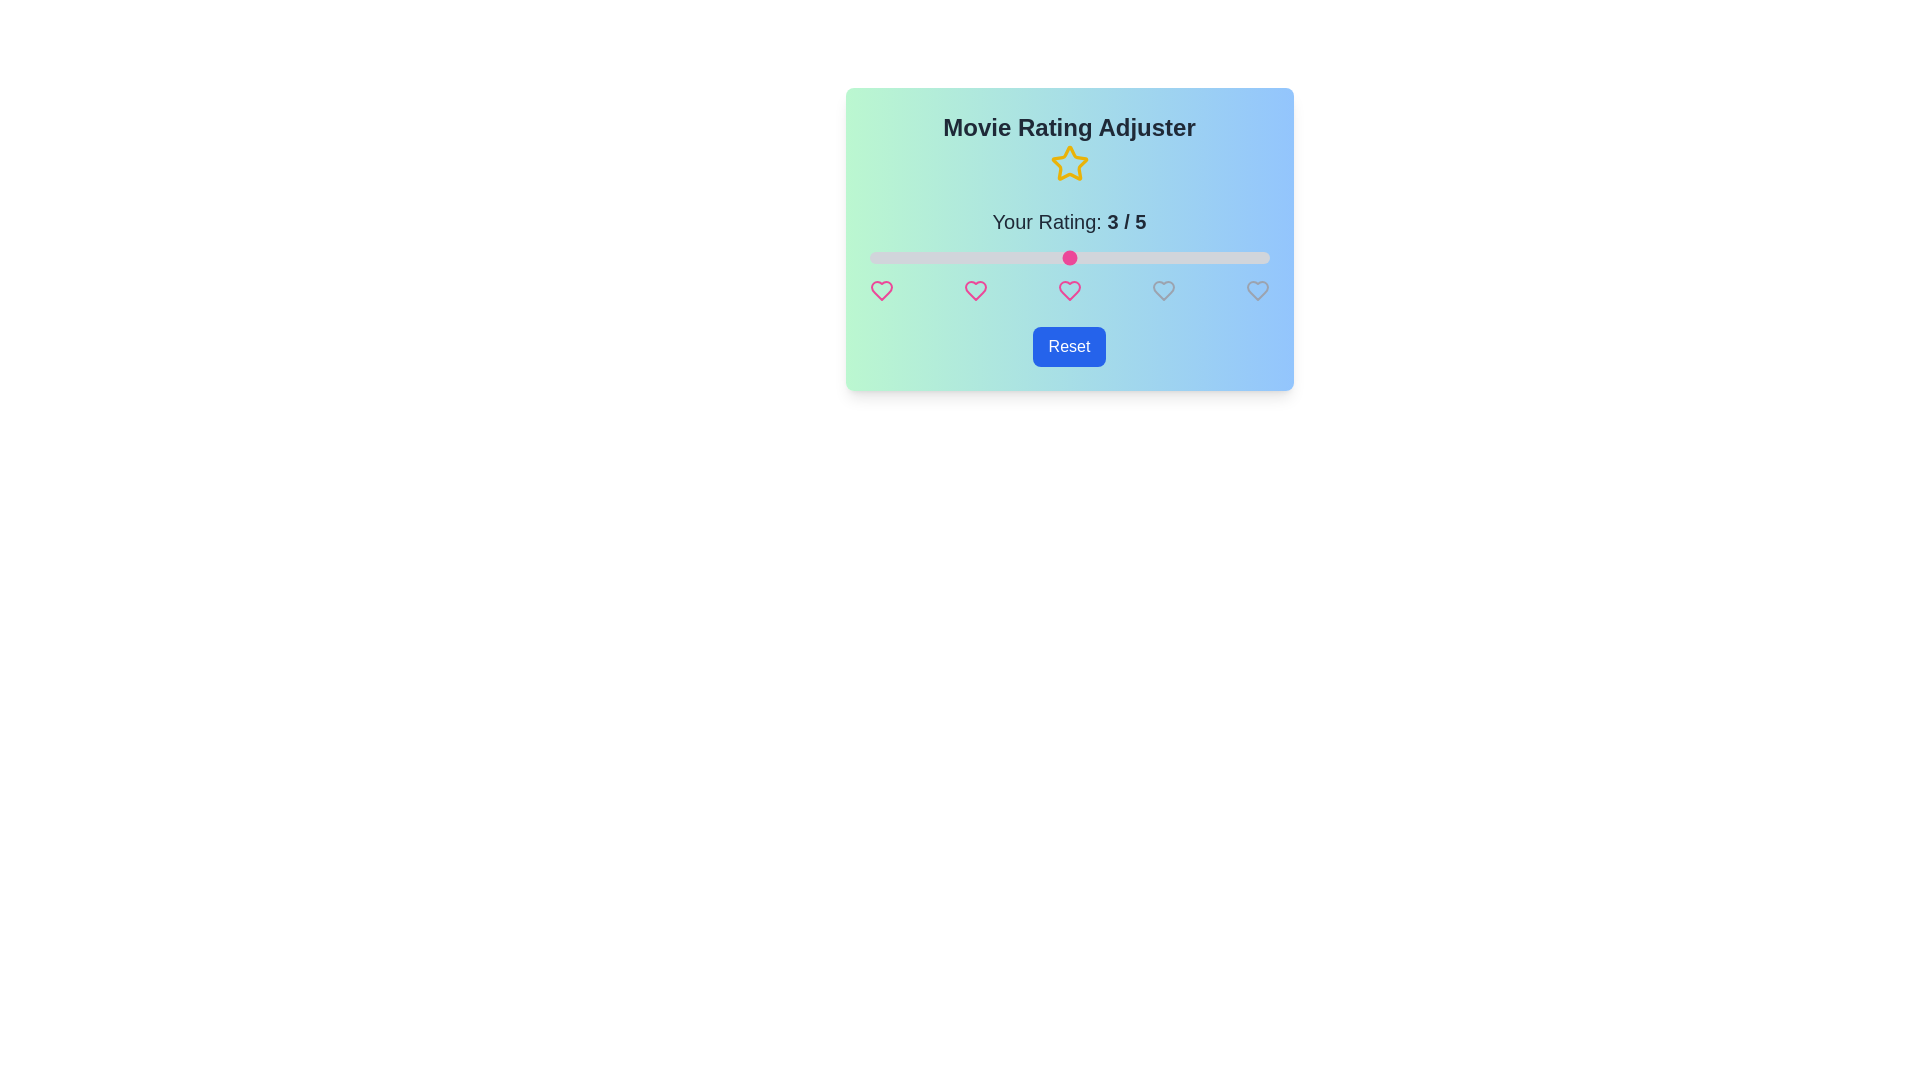 The width and height of the screenshot is (1920, 1080). I want to click on the rating slider to 4, so click(1169, 257).